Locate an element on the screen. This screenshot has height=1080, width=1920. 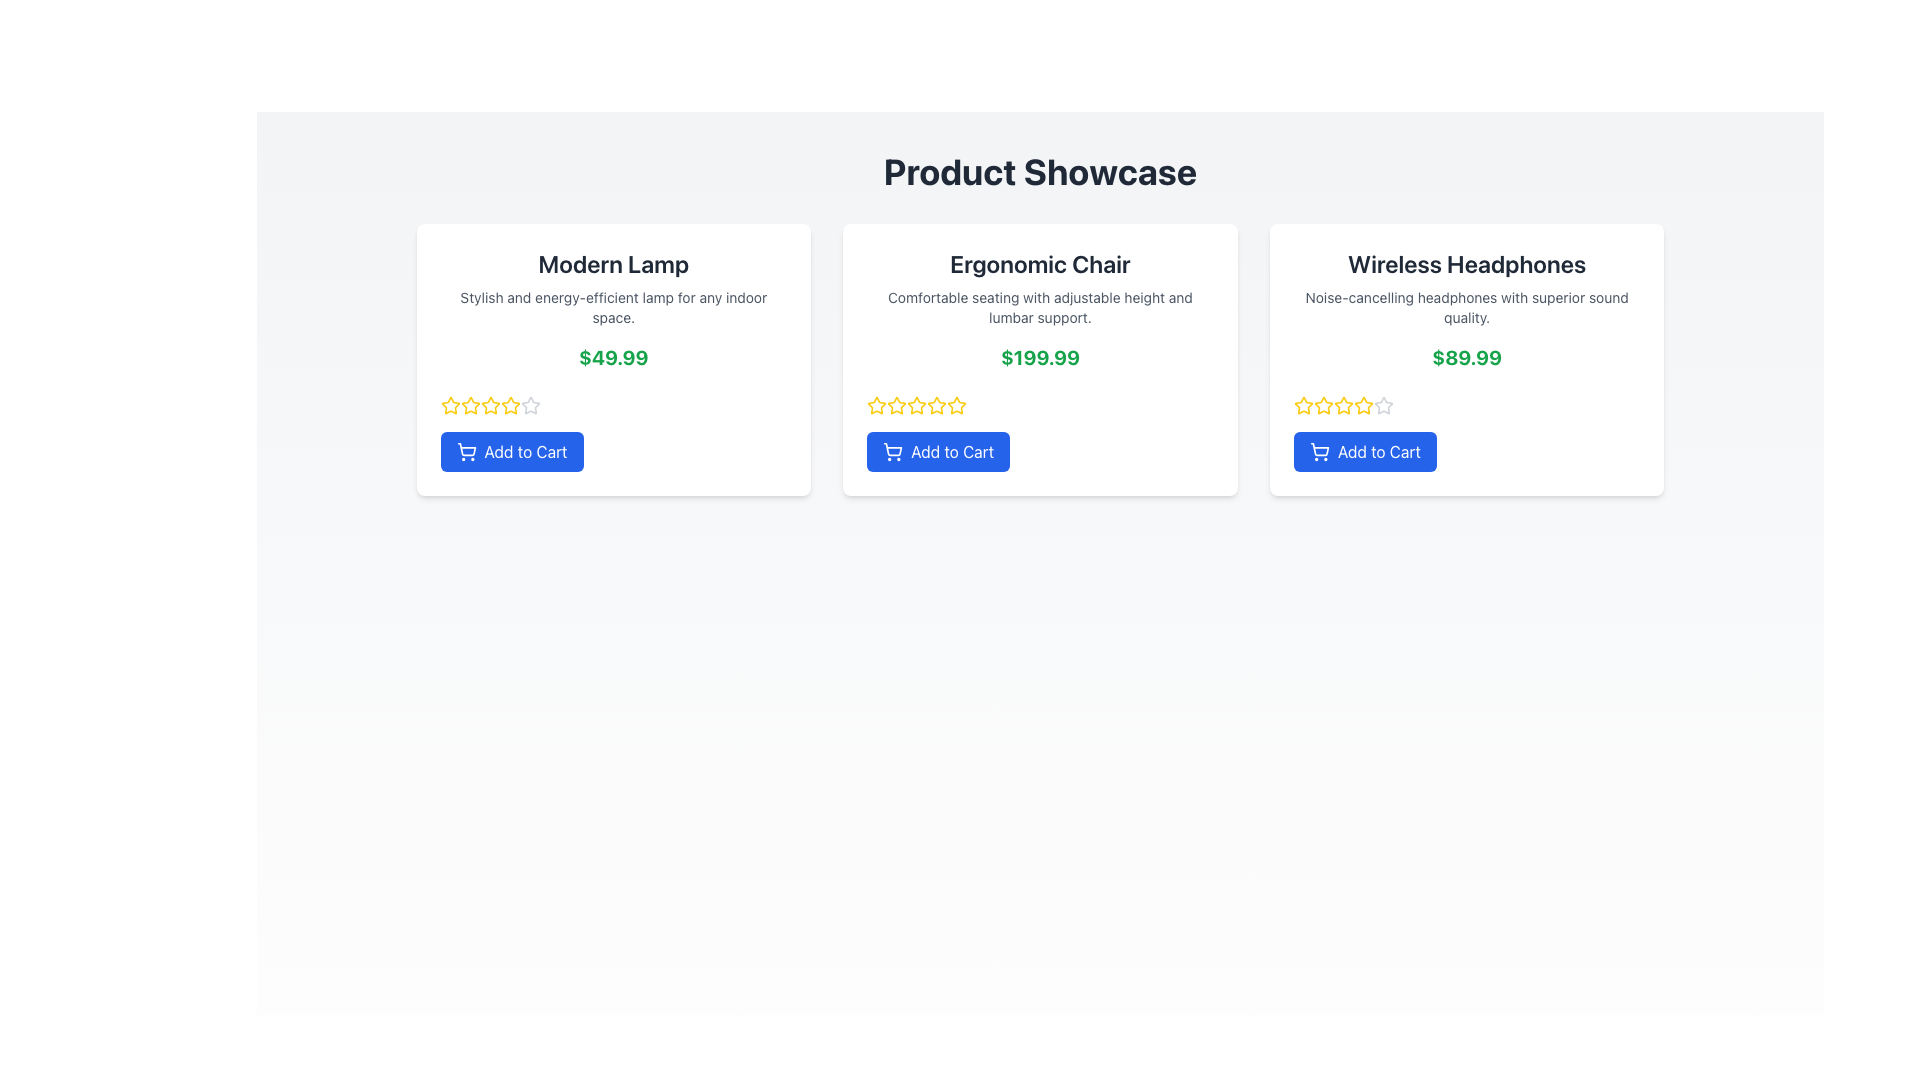
the fifth star icon in the rating system for the 'Wireless Headphones' product to adjust the rating is located at coordinates (1362, 405).